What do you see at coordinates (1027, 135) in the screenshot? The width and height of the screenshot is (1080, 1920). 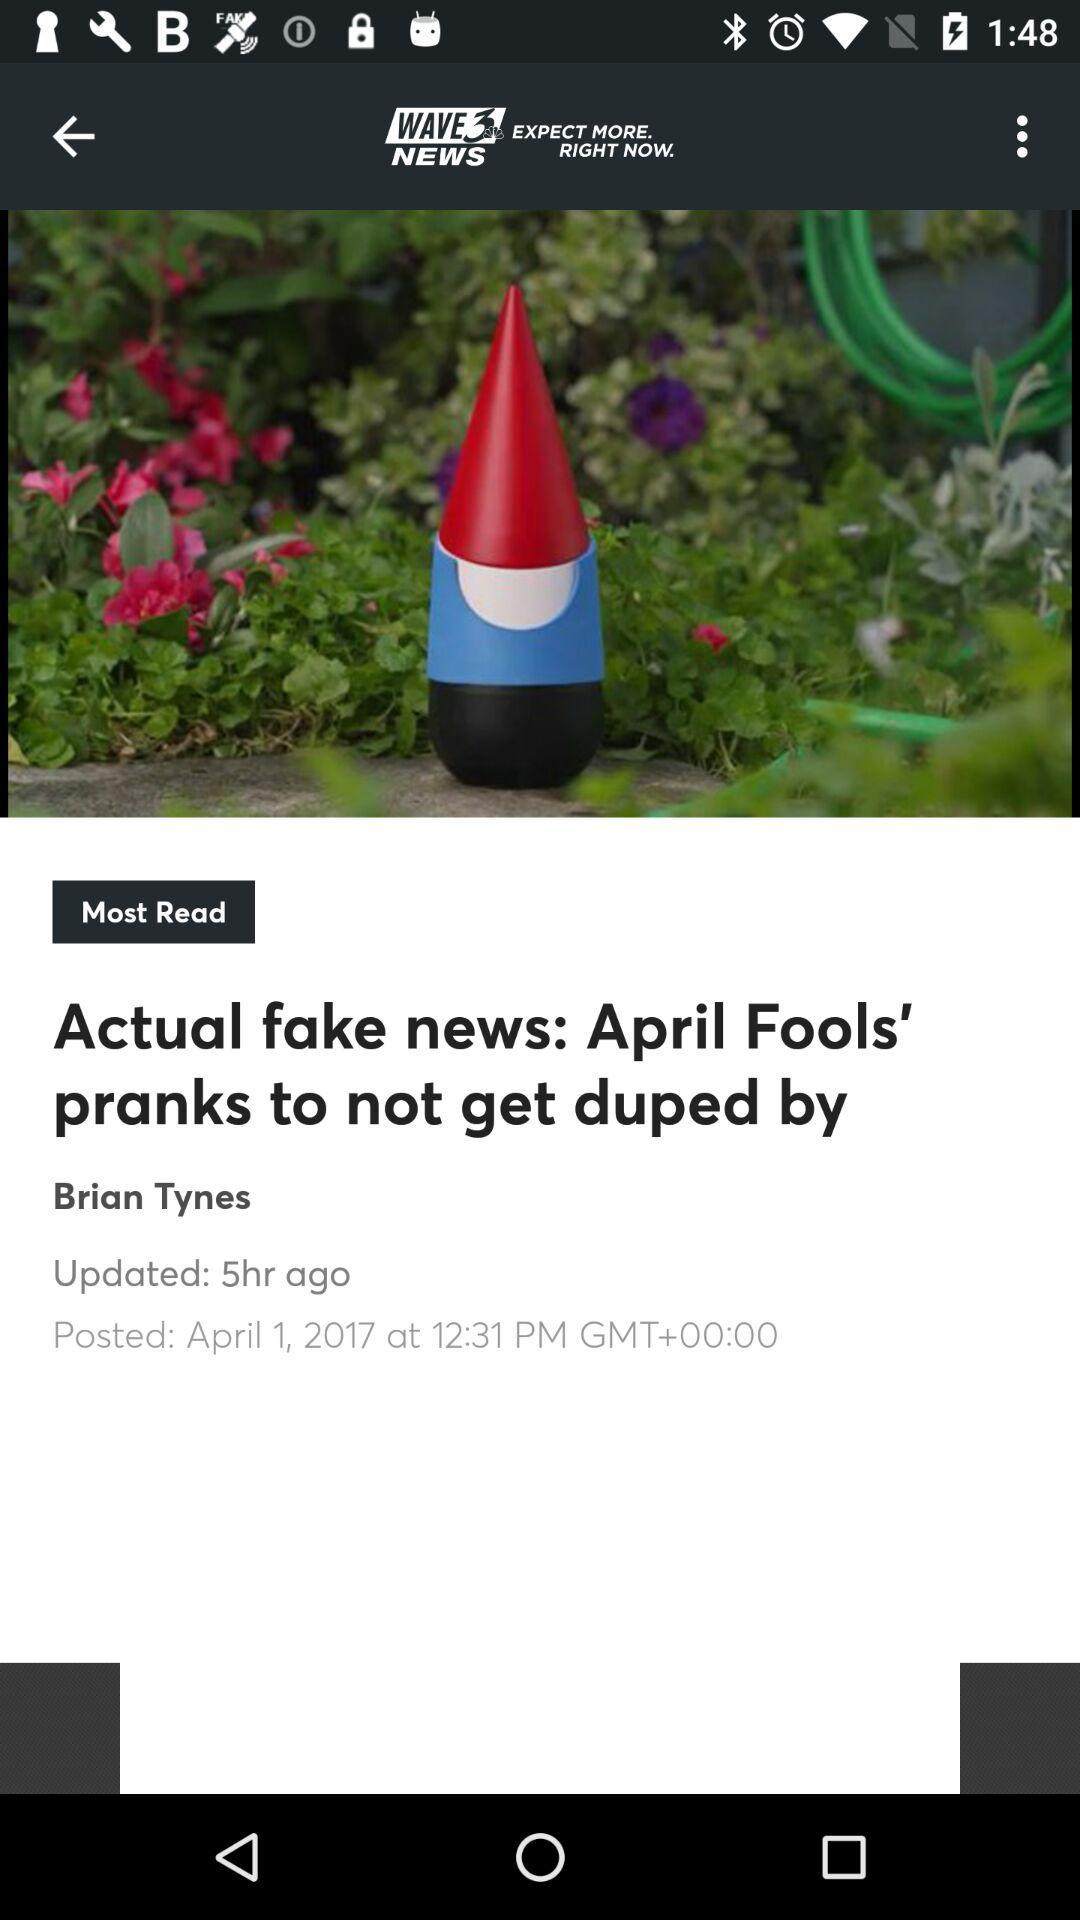 I see `the icon at the top right corner` at bounding box center [1027, 135].